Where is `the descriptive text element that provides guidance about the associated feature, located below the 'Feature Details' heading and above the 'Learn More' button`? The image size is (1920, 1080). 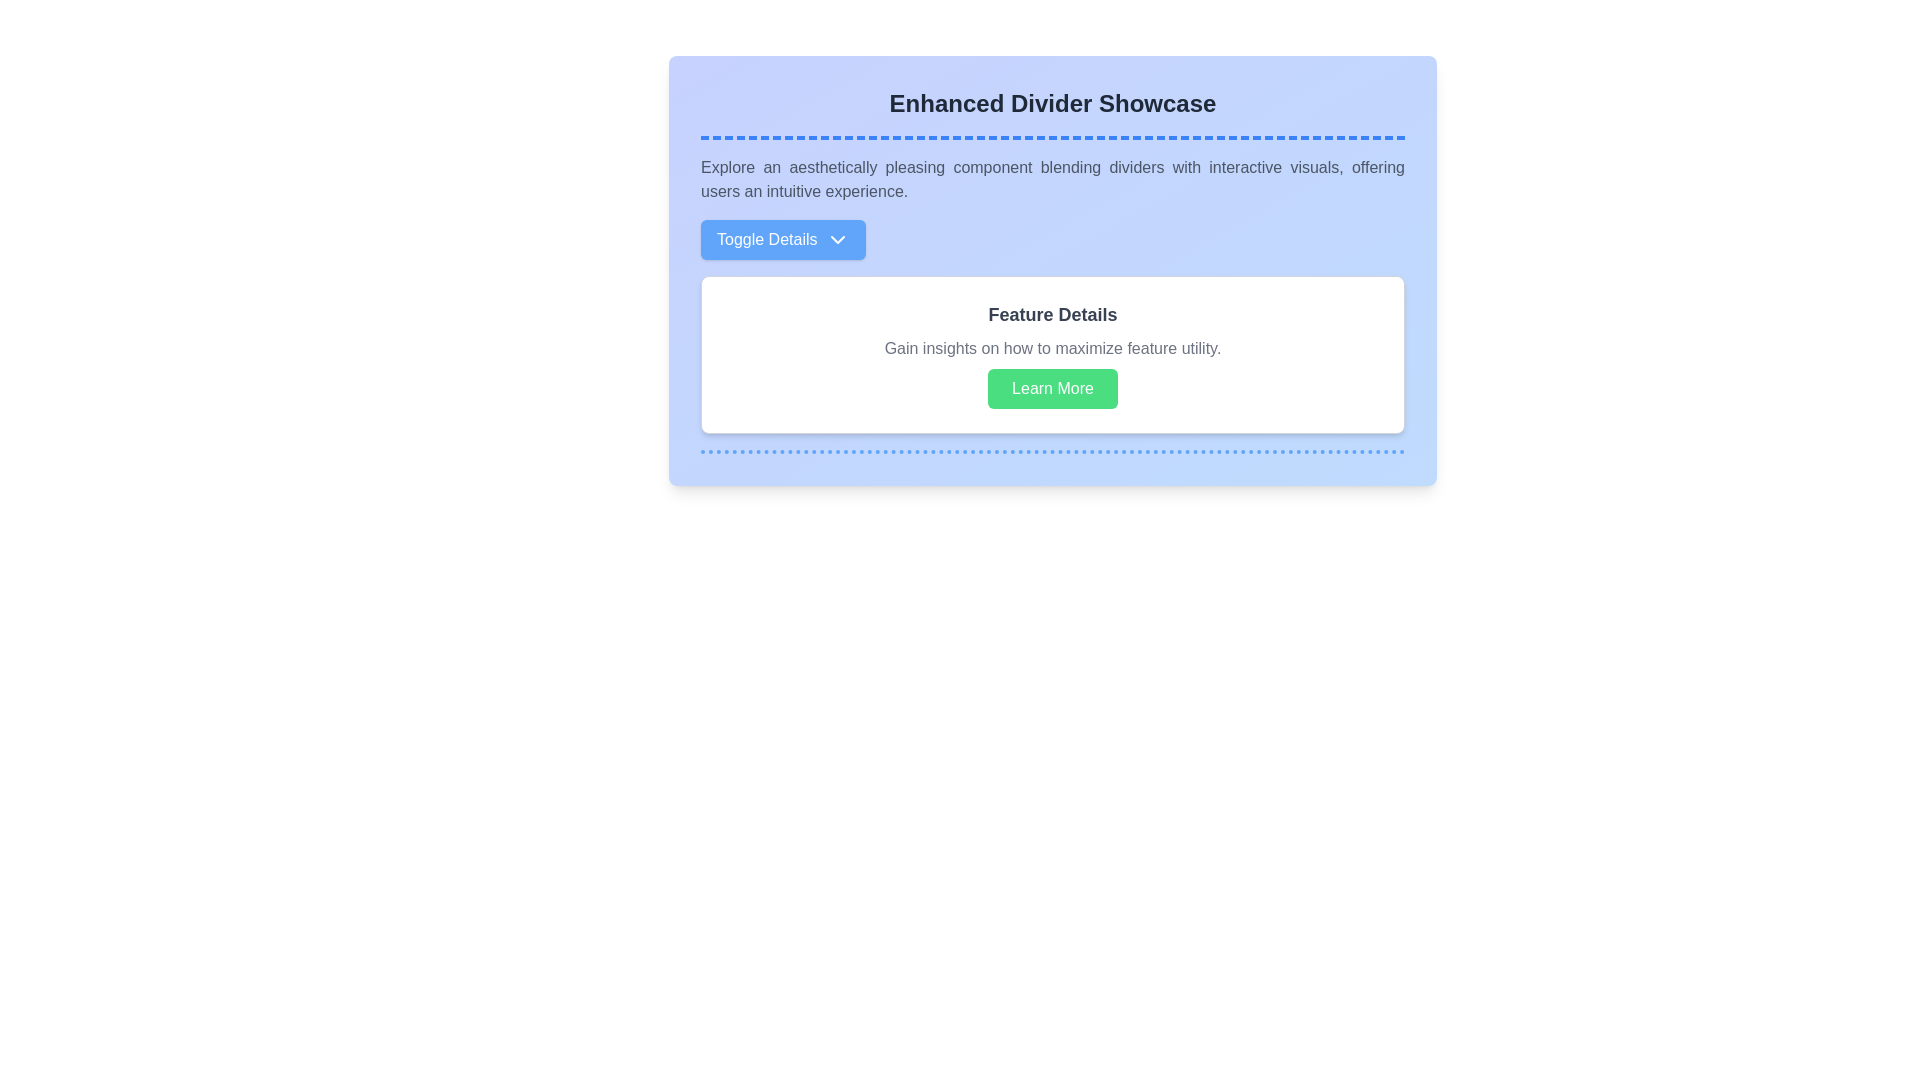 the descriptive text element that provides guidance about the associated feature, located below the 'Feature Details' heading and above the 'Learn More' button is located at coordinates (1051, 347).